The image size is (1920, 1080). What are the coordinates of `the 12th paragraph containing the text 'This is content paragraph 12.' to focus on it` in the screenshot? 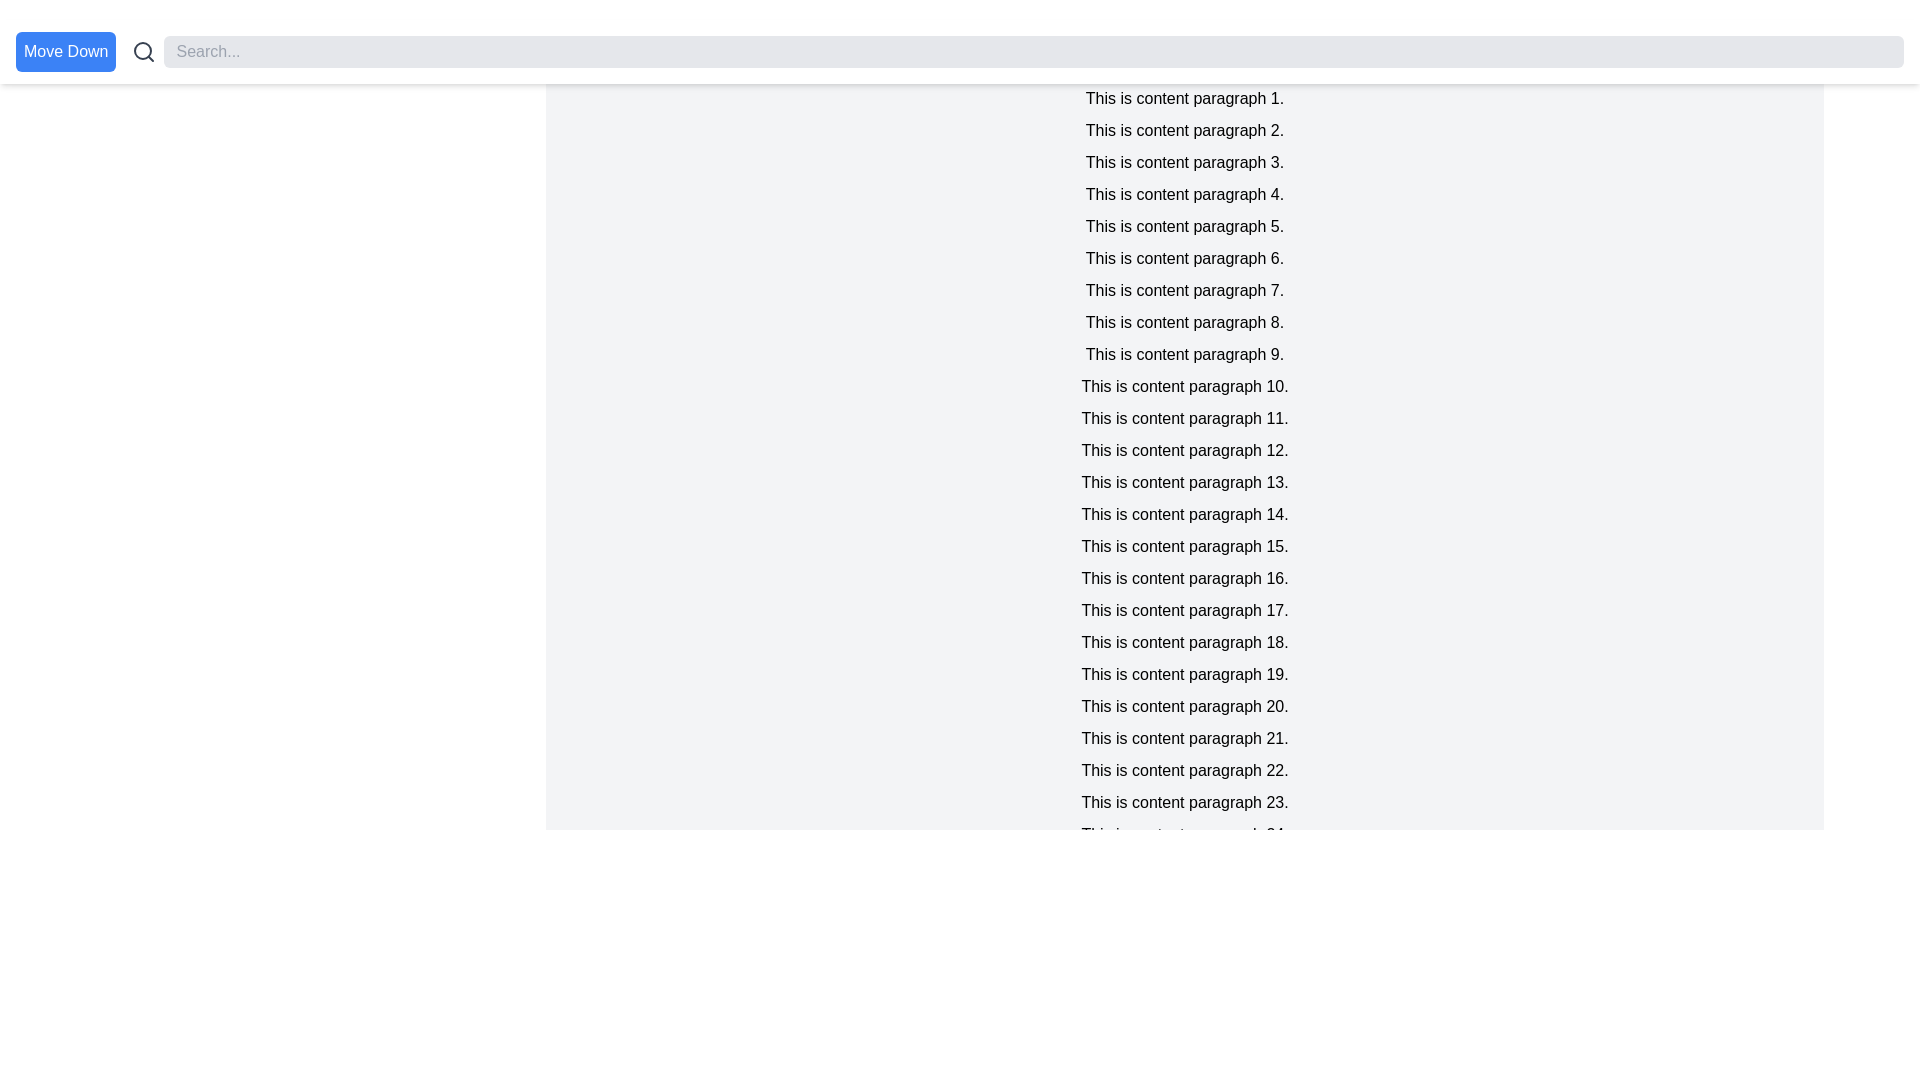 It's located at (1185, 451).